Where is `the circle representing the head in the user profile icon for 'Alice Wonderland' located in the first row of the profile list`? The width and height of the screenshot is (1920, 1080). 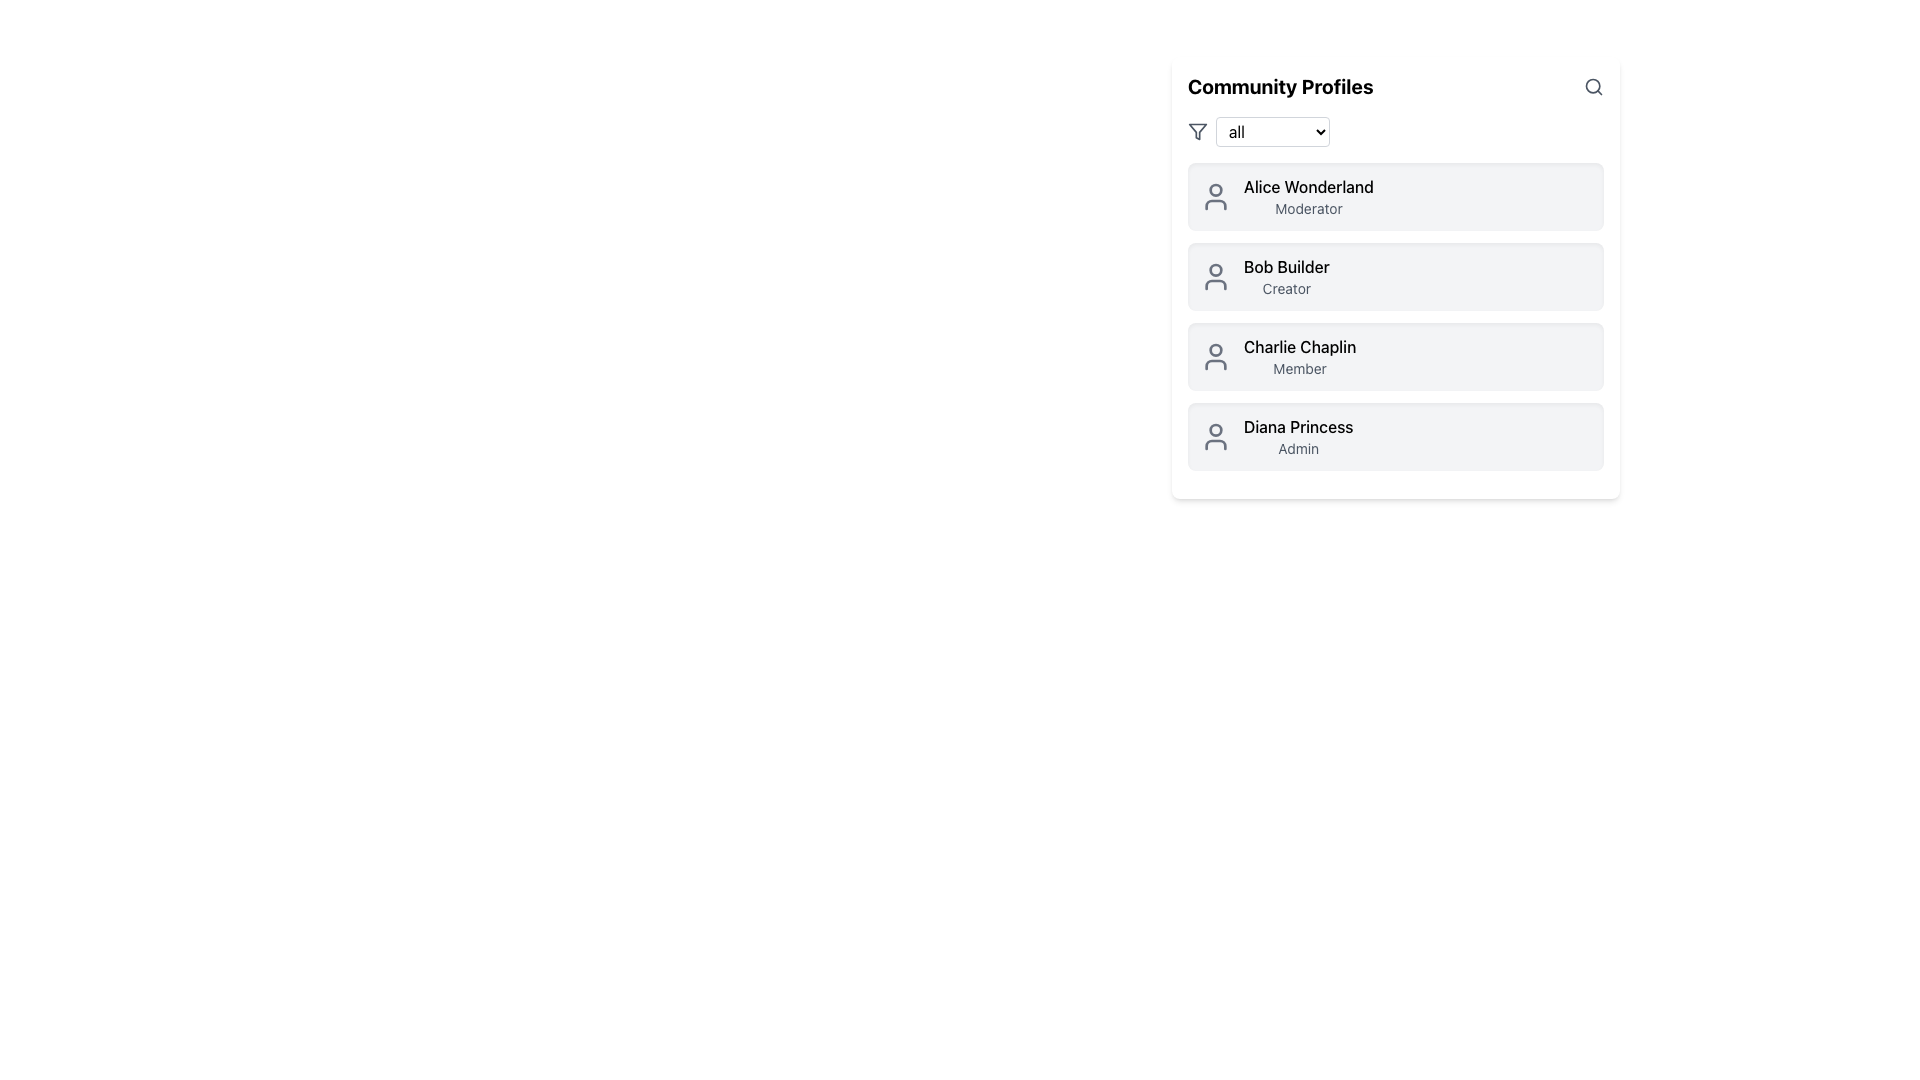 the circle representing the head in the user profile icon for 'Alice Wonderland' located in the first row of the profile list is located at coordinates (1214, 189).